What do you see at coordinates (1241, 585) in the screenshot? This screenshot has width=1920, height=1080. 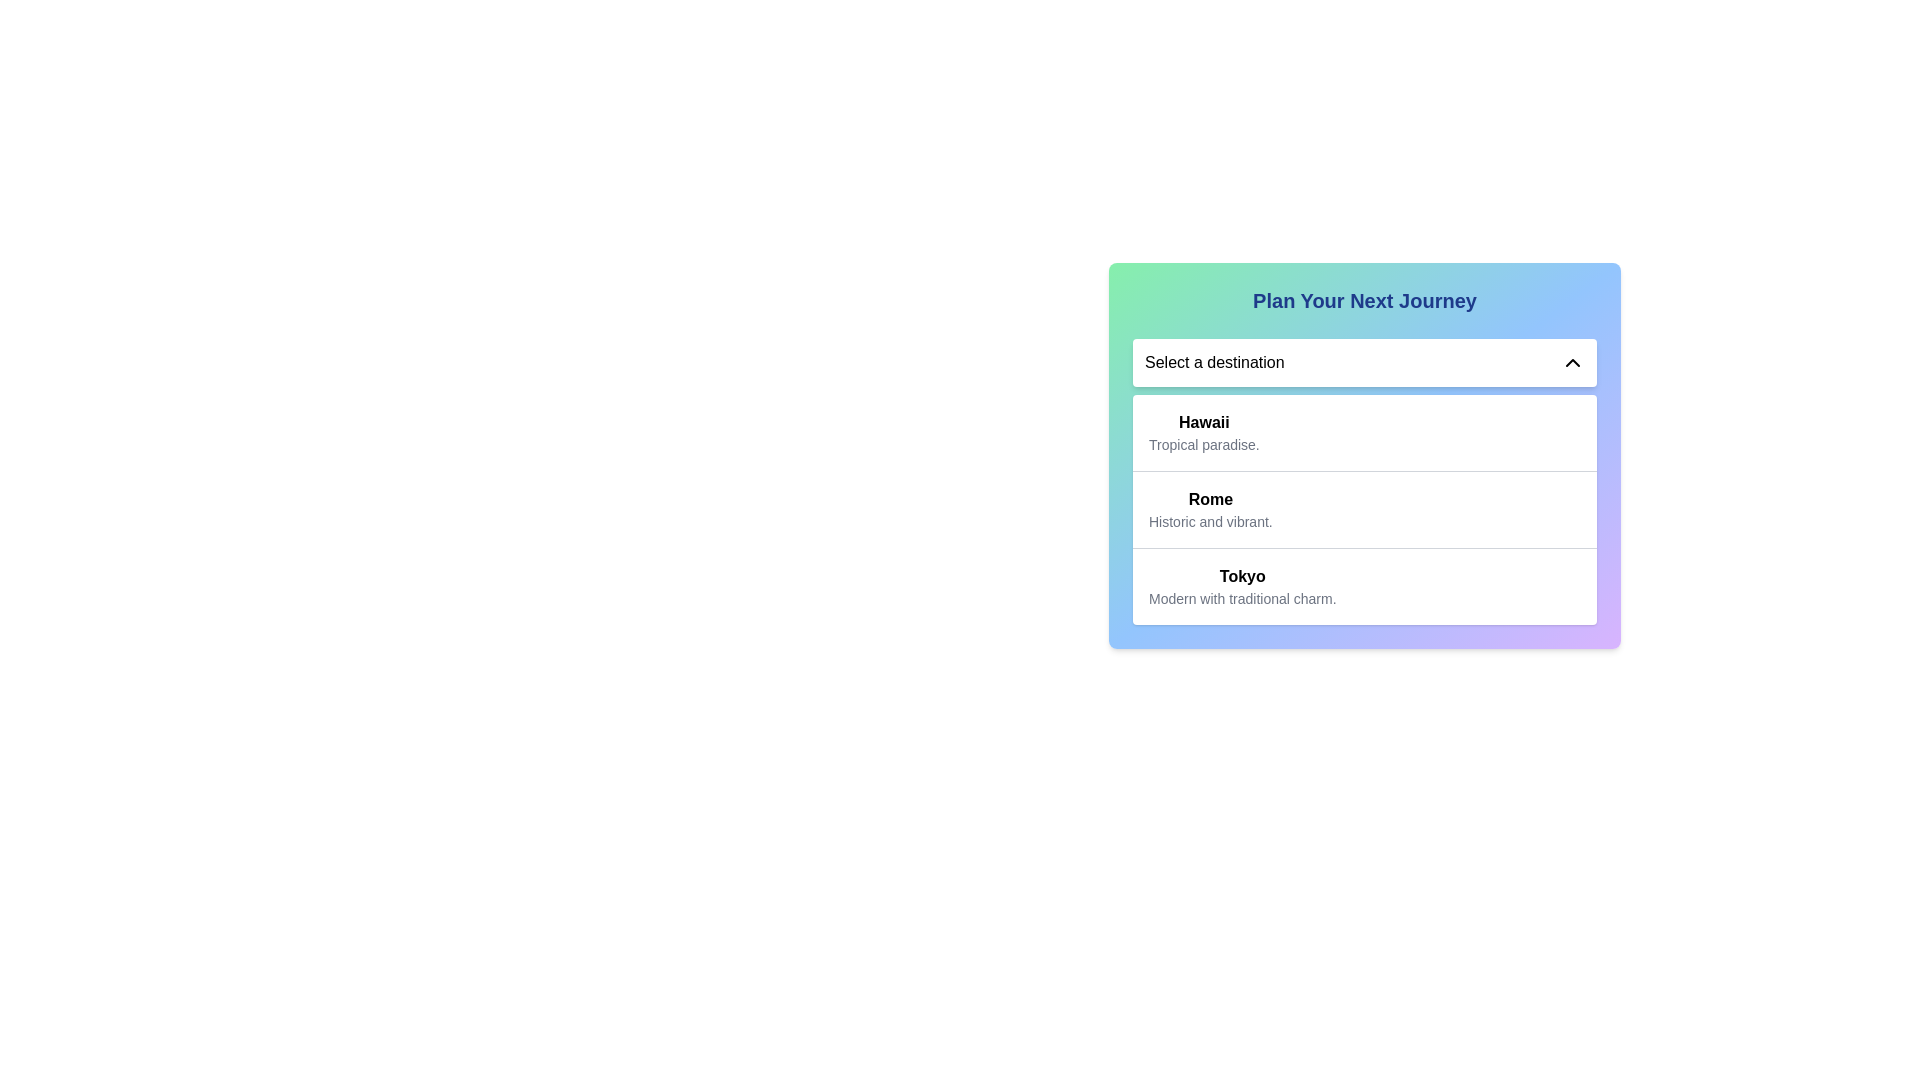 I see `the third destination option labeled 'Tokyo'` at bounding box center [1241, 585].